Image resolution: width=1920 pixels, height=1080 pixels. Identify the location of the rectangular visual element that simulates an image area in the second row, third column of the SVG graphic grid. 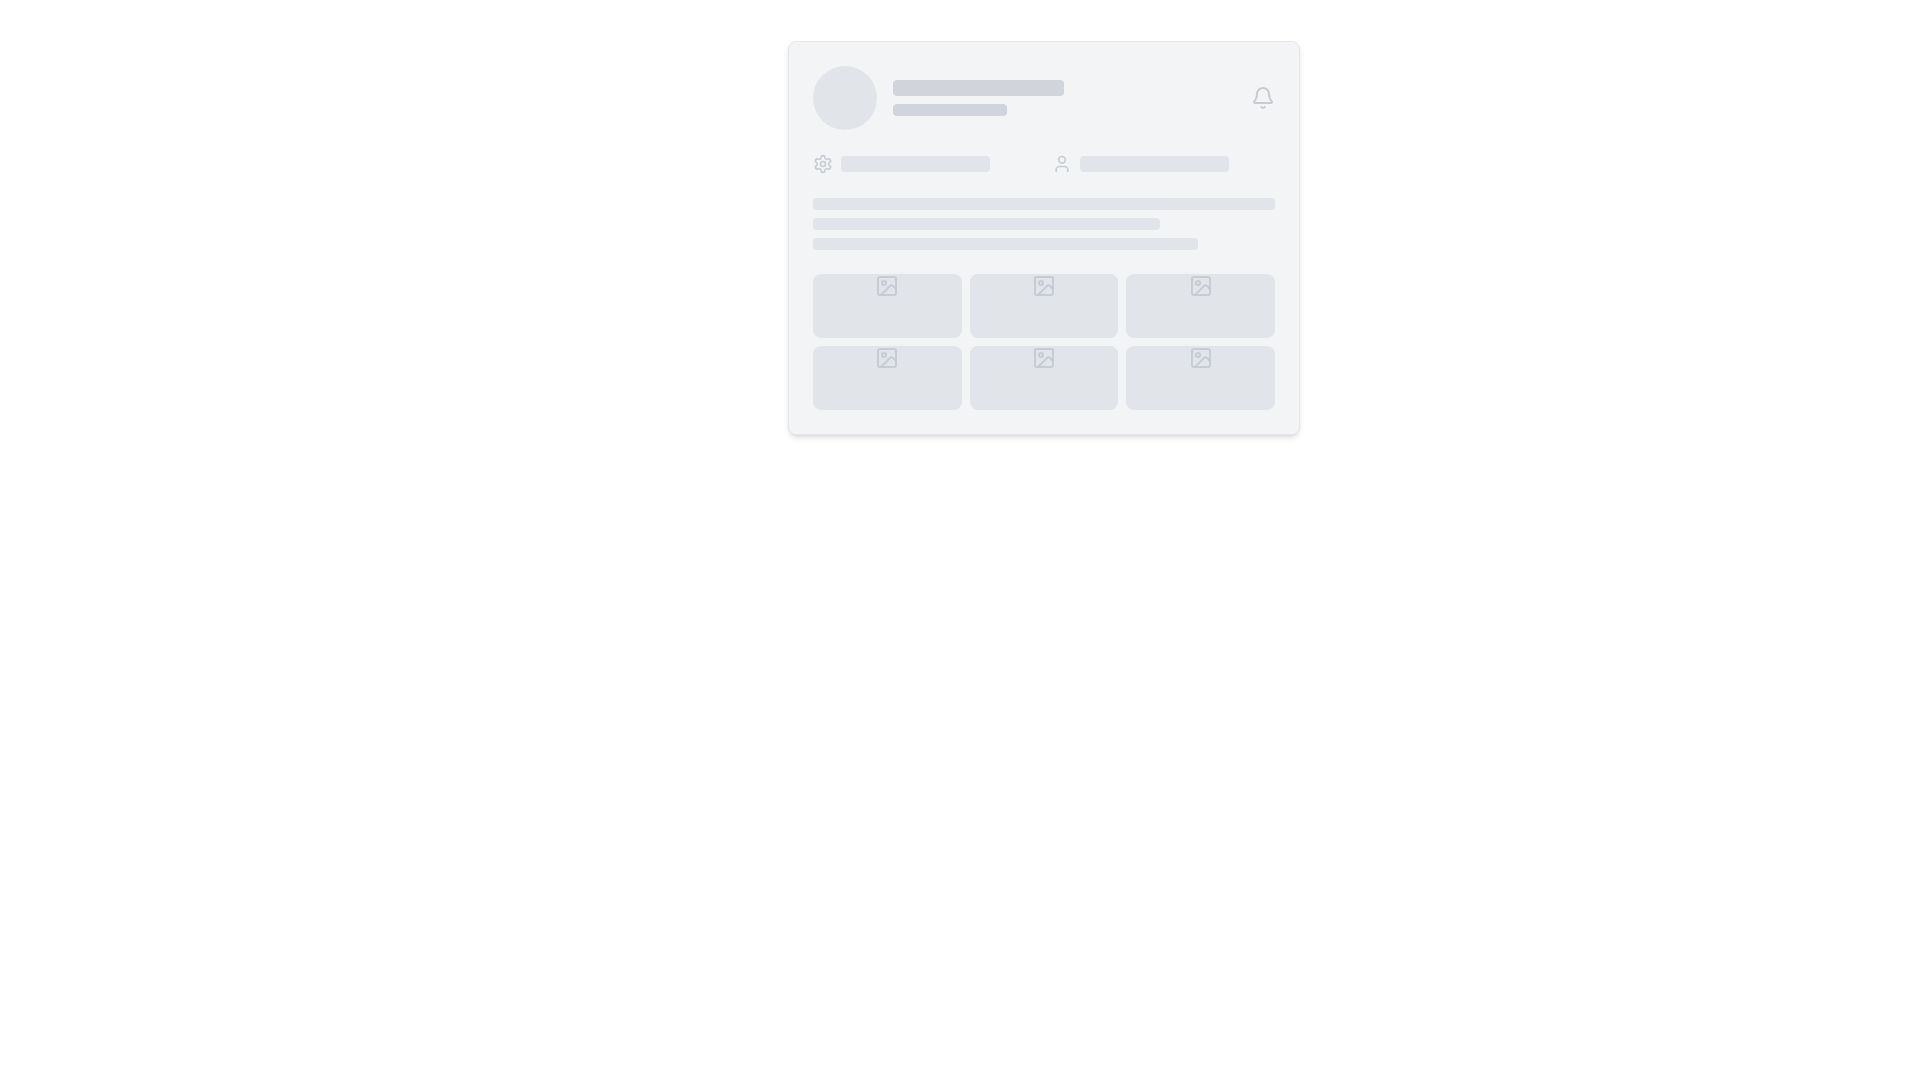
(1200, 285).